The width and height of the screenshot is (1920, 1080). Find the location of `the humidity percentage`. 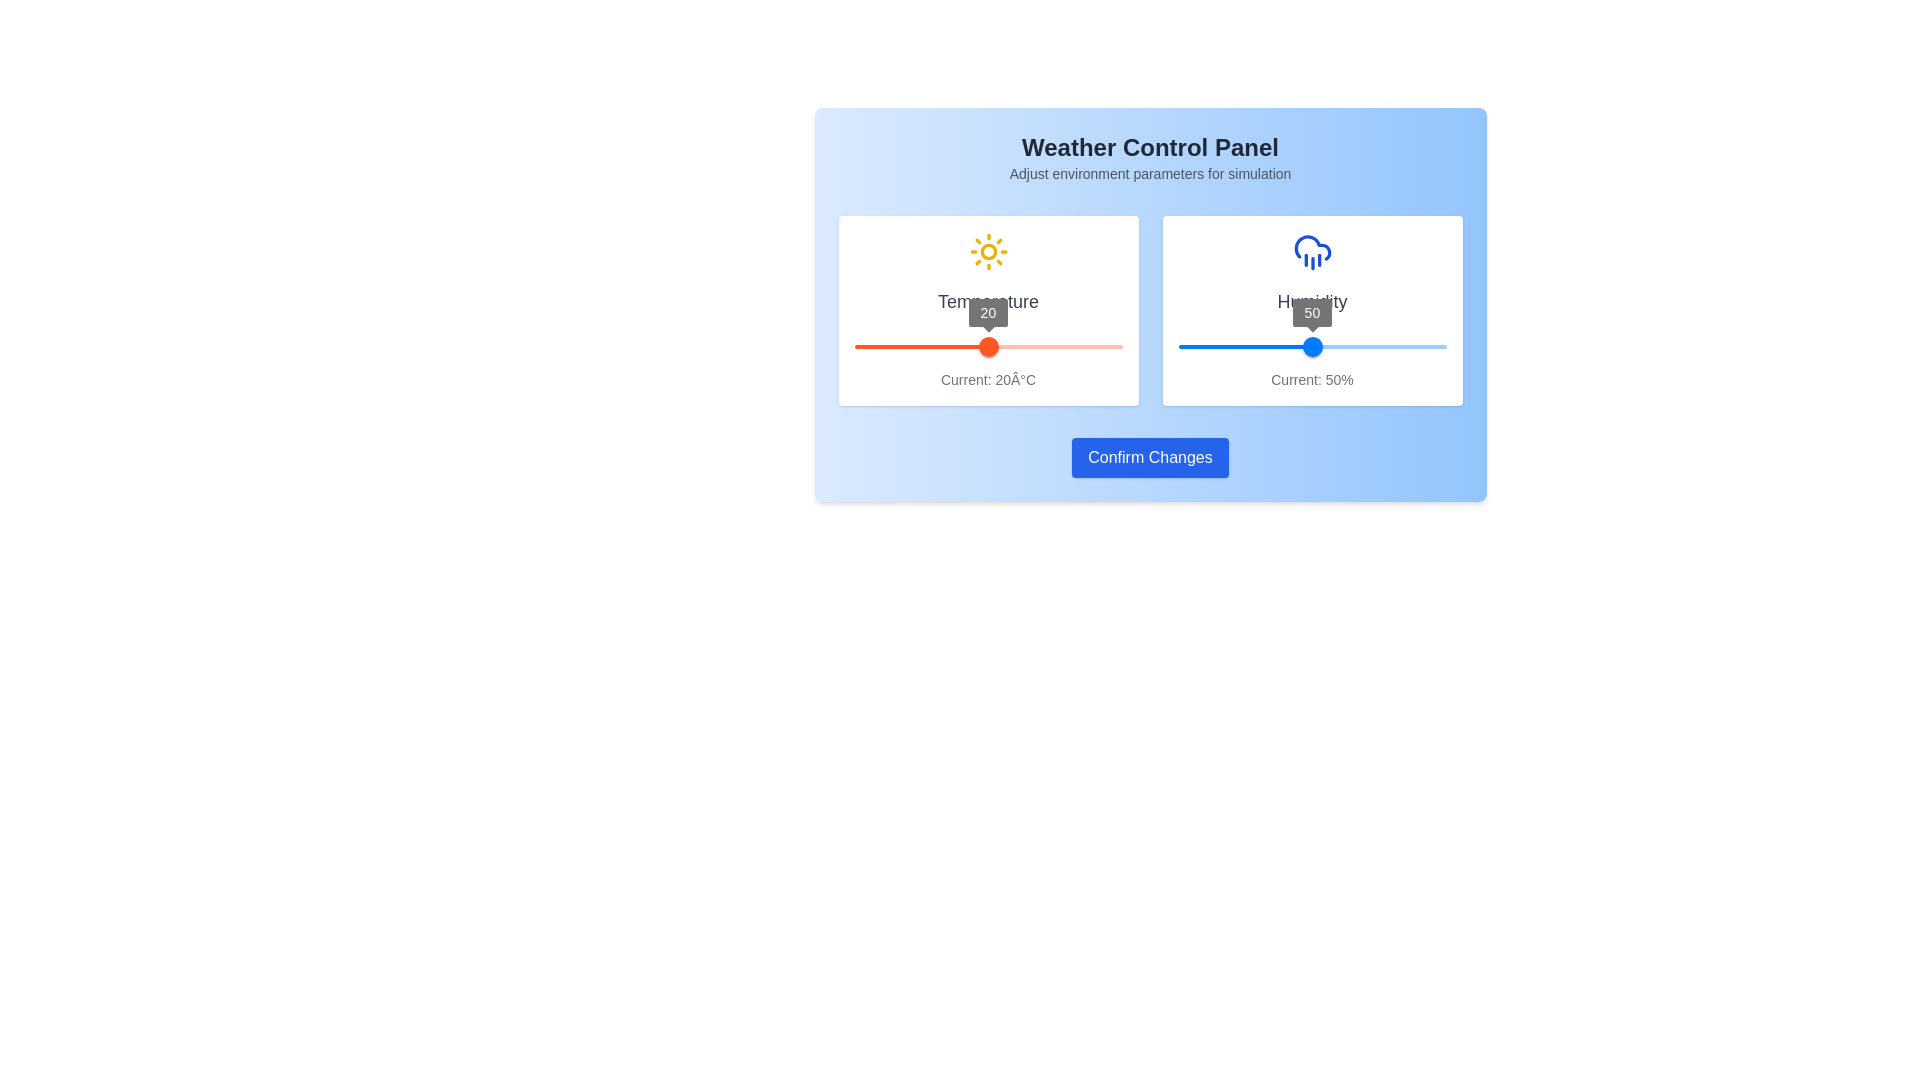

the humidity percentage is located at coordinates (1370, 346).